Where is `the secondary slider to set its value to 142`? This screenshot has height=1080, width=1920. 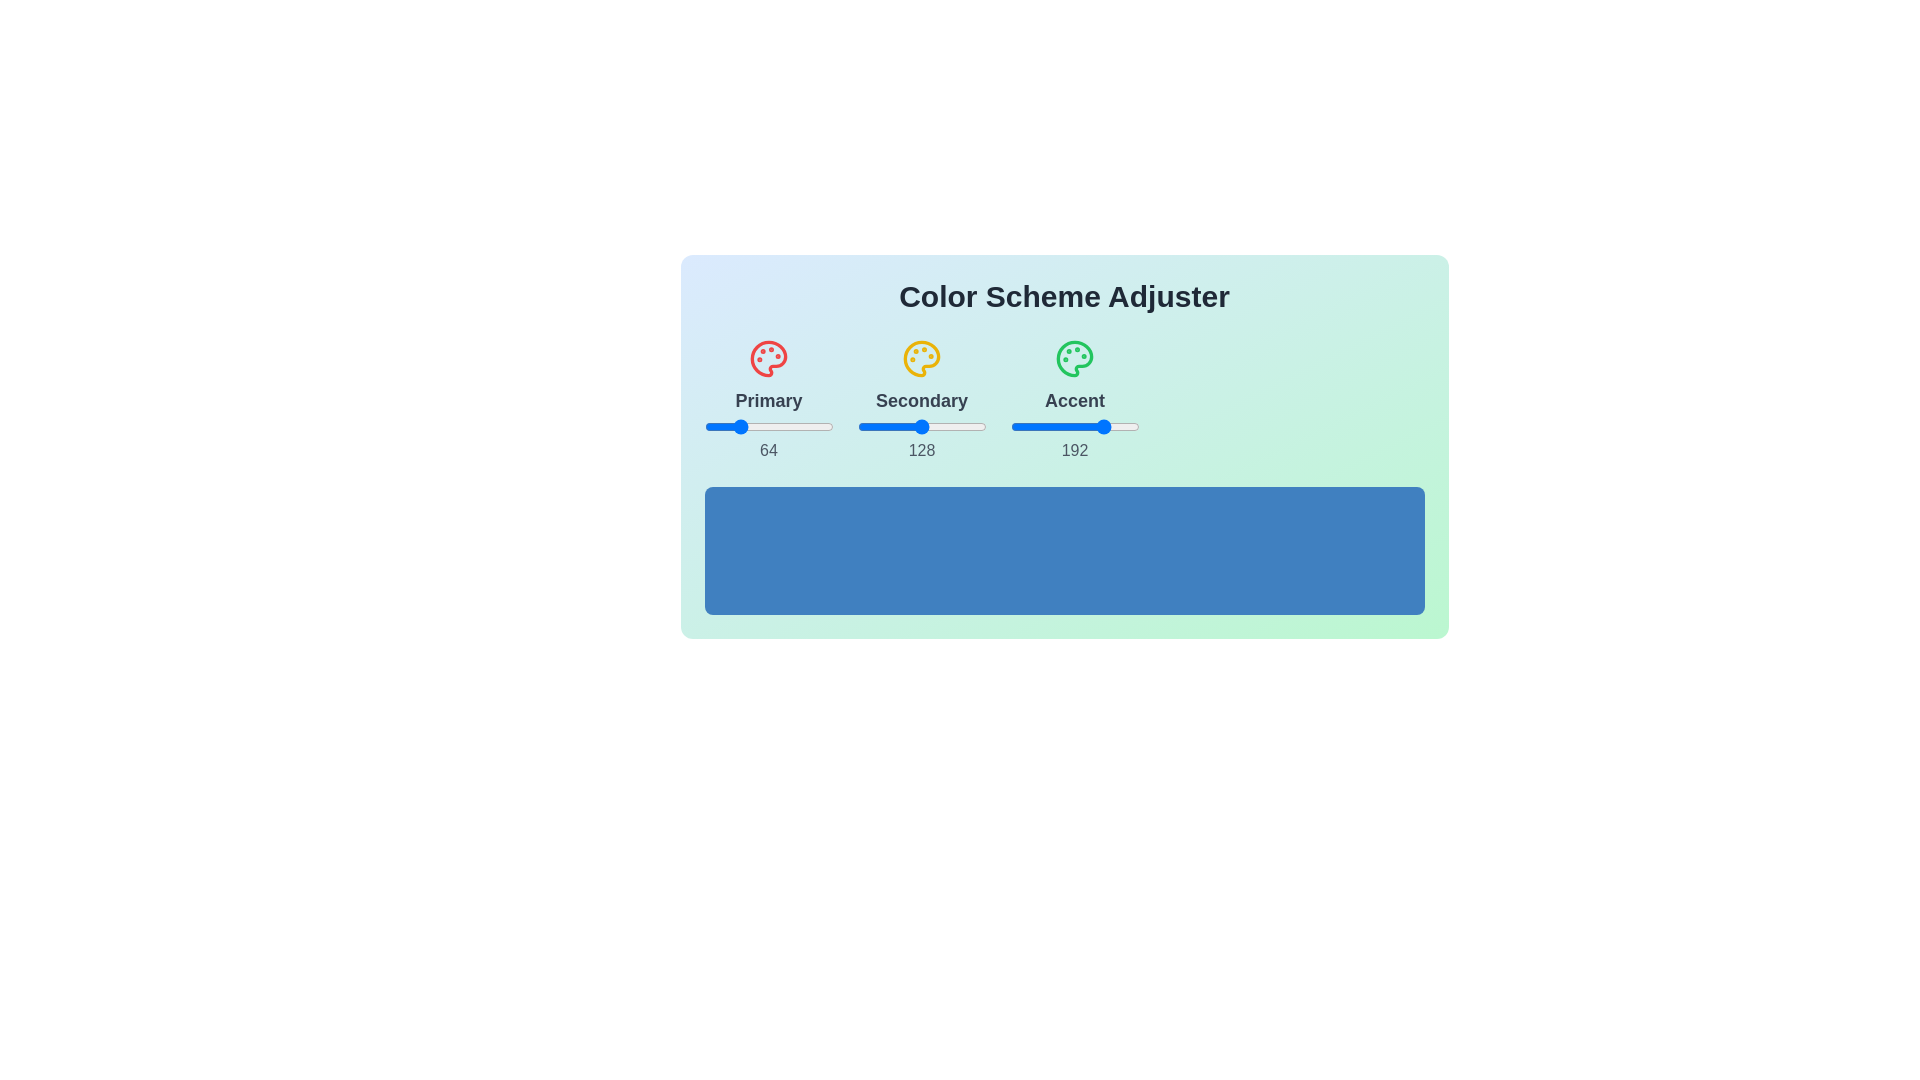 the secondary slider to set its value to 142 is located at coordinates (928, 426).